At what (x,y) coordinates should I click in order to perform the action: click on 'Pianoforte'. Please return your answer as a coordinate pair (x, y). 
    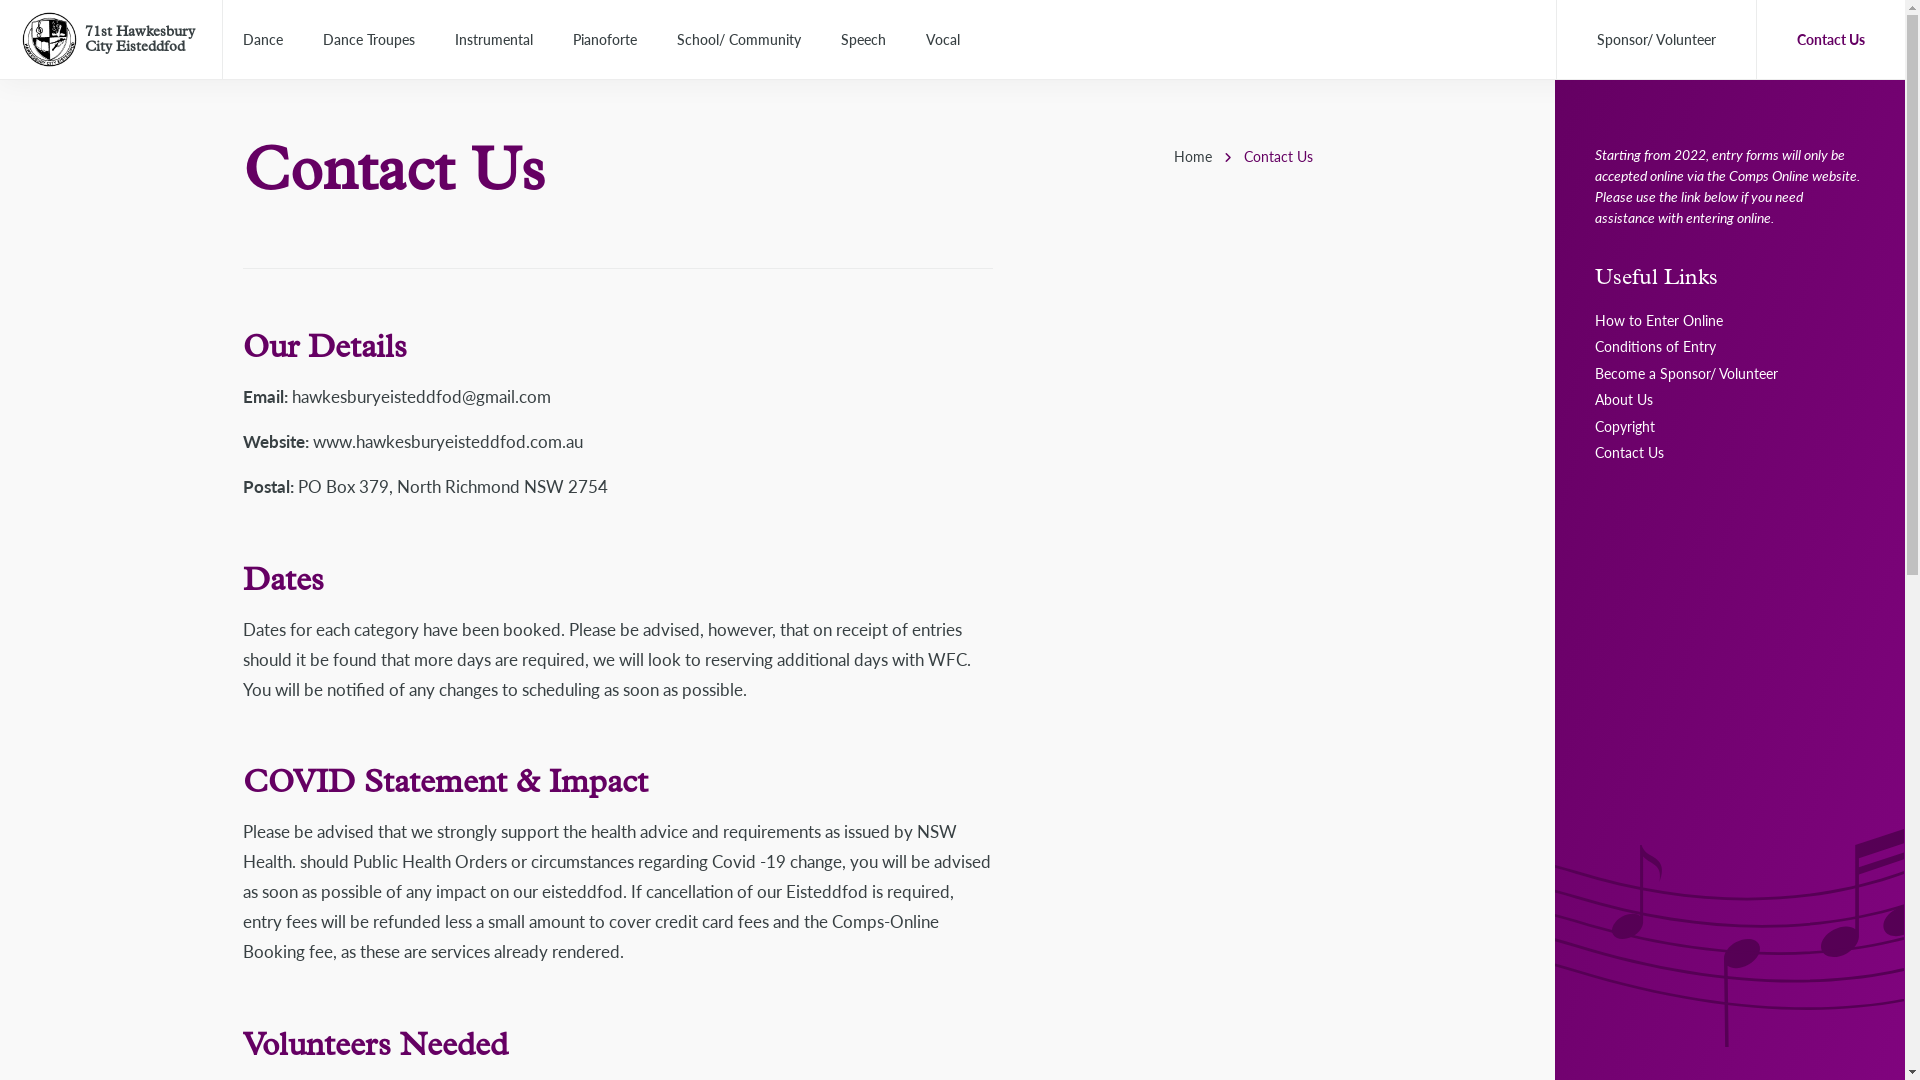
    Looking at the image, I should click on (603, 39).